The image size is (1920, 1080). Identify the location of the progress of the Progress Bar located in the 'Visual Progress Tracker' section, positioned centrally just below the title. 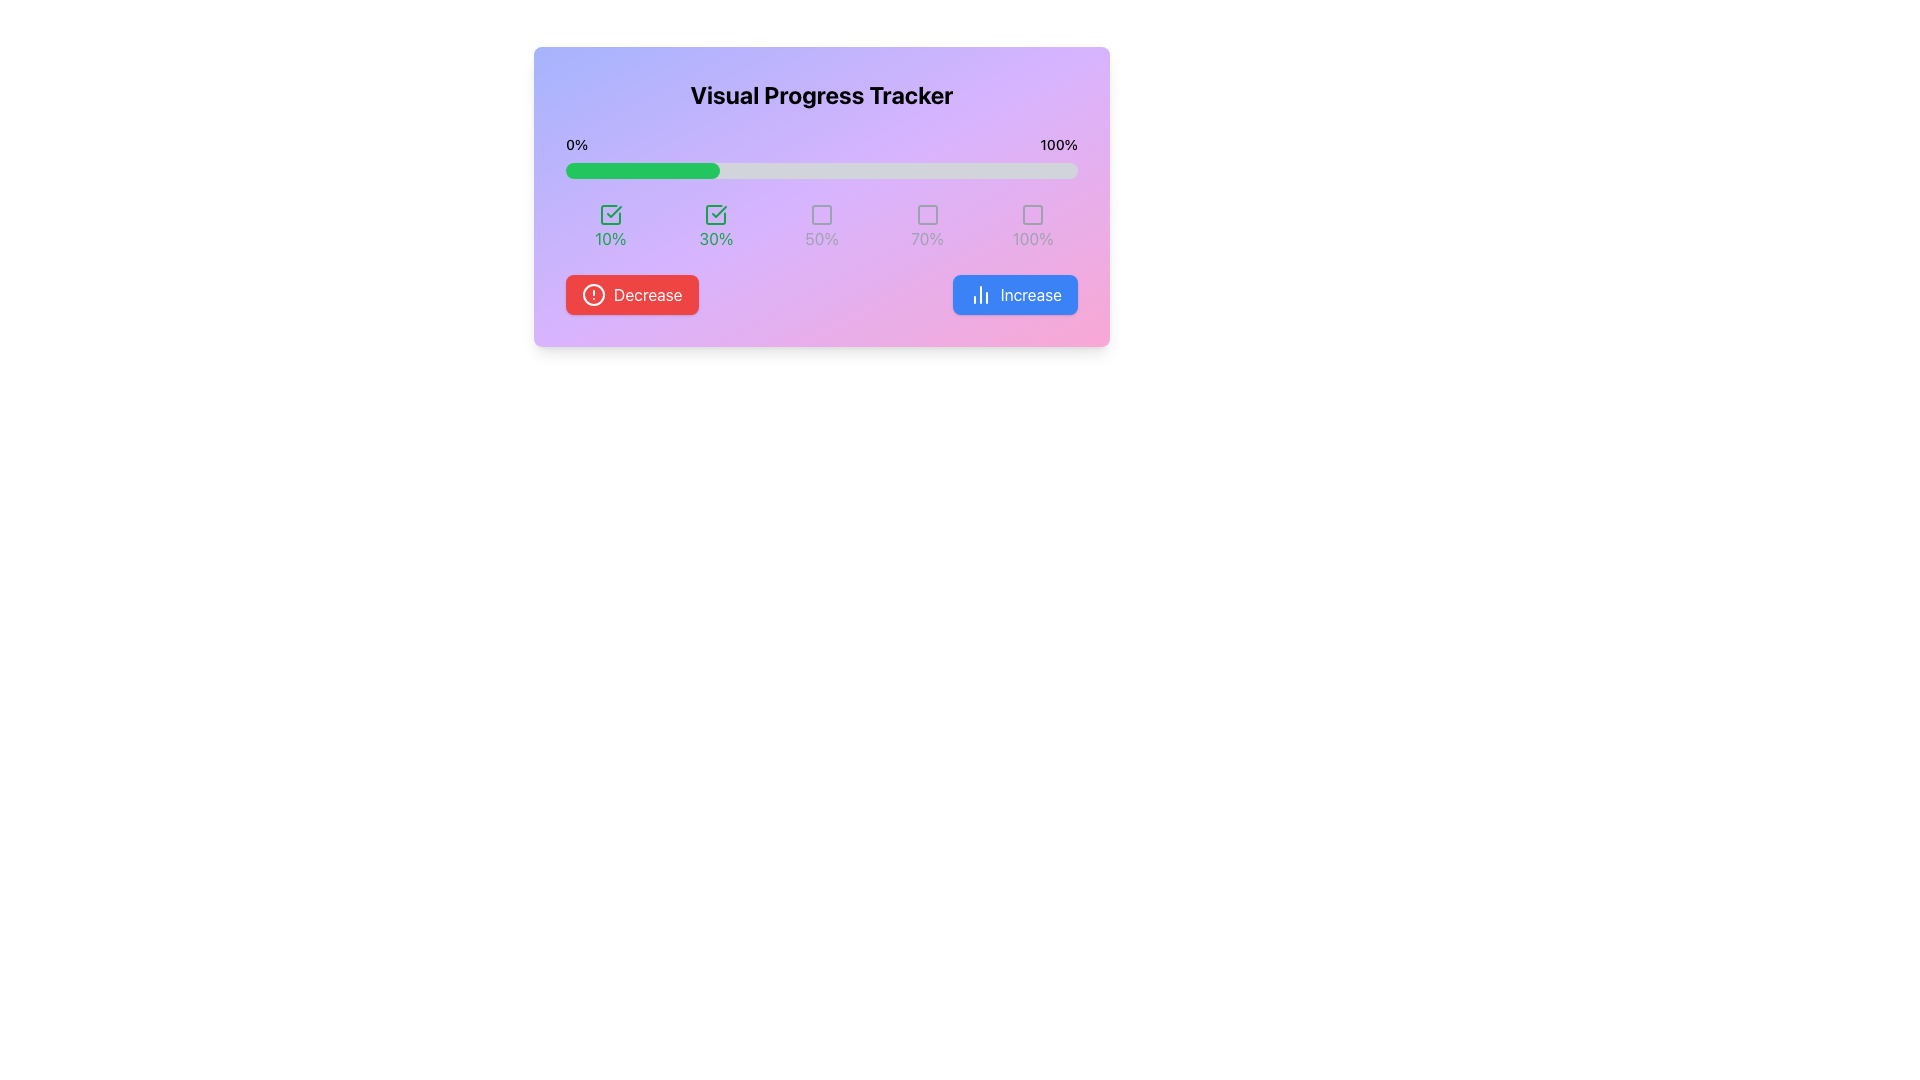
(821, 156).